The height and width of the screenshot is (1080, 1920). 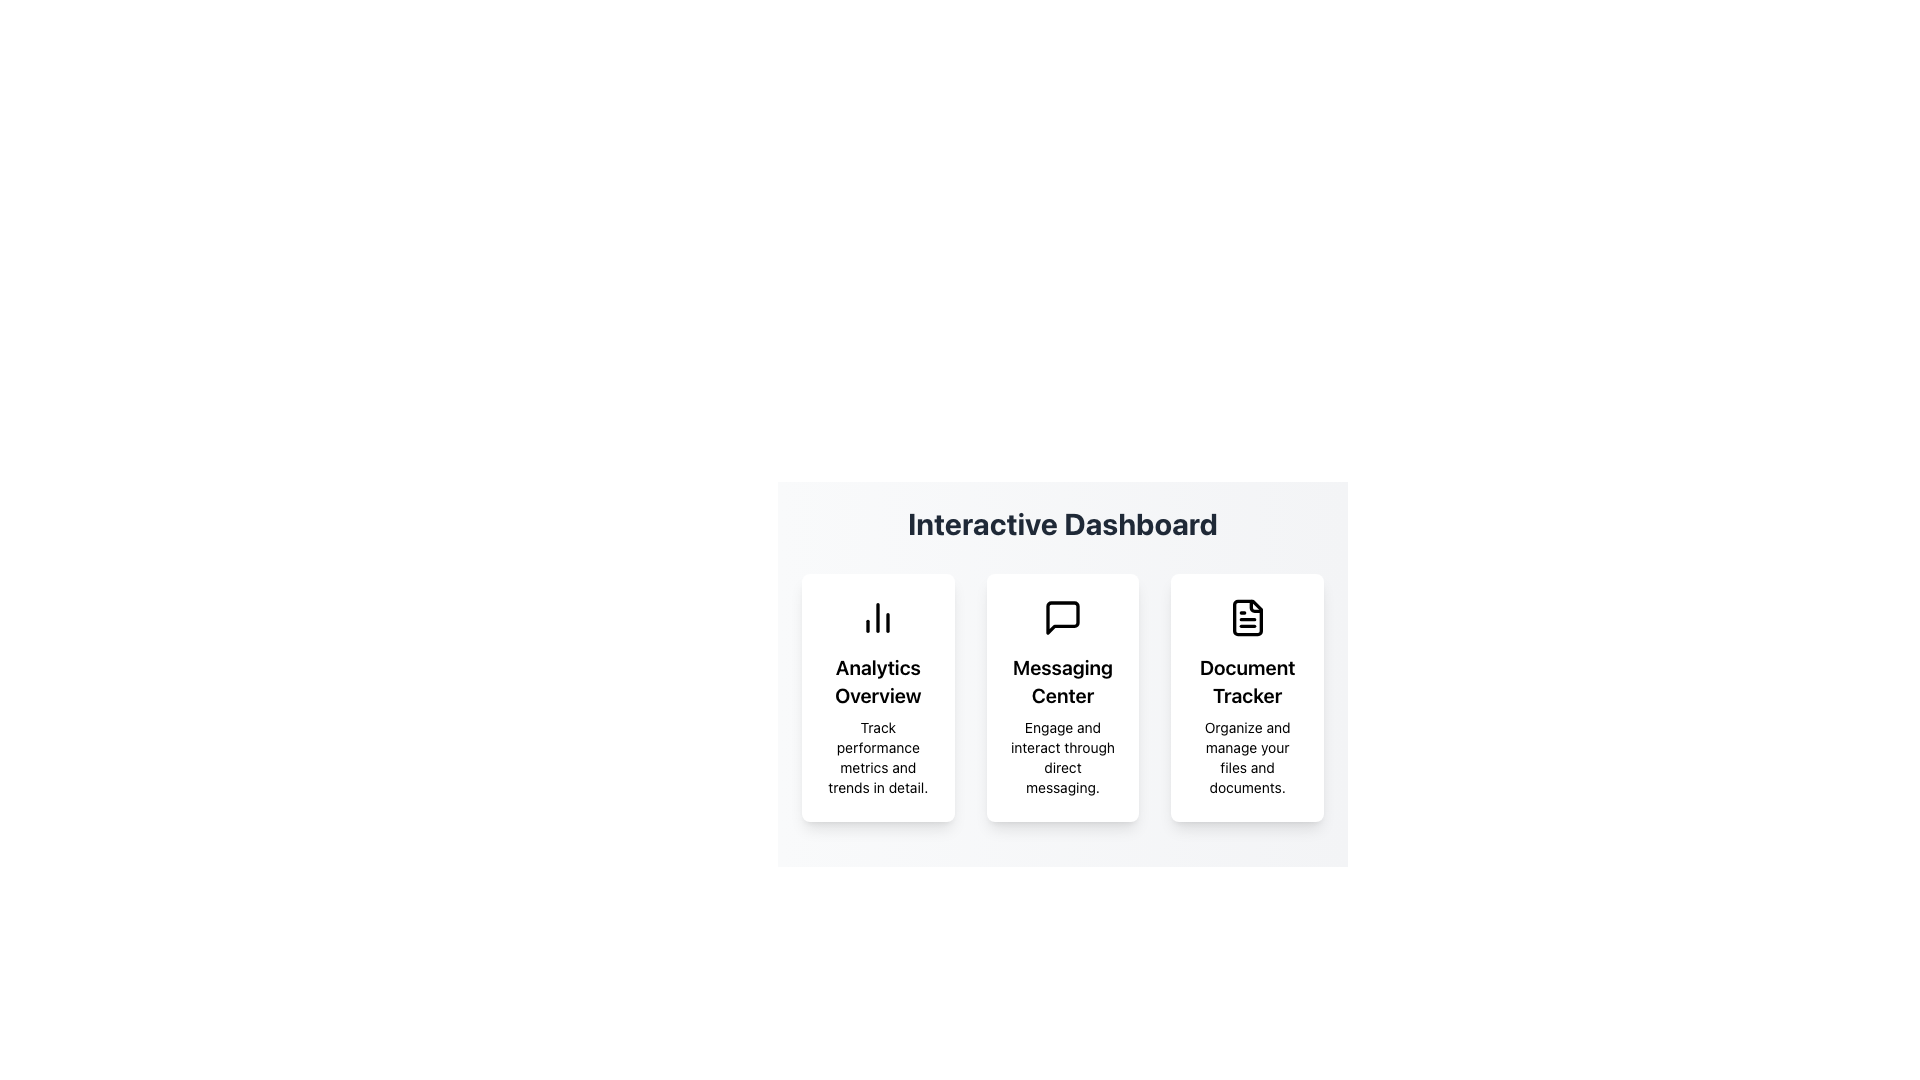 I want to click on the document icon located at the center of the 'Document Tracker' card, which is the third card in the horizontally arranged set under the 'Interactive Dashboard' heading, so click(x=1246, y=616).